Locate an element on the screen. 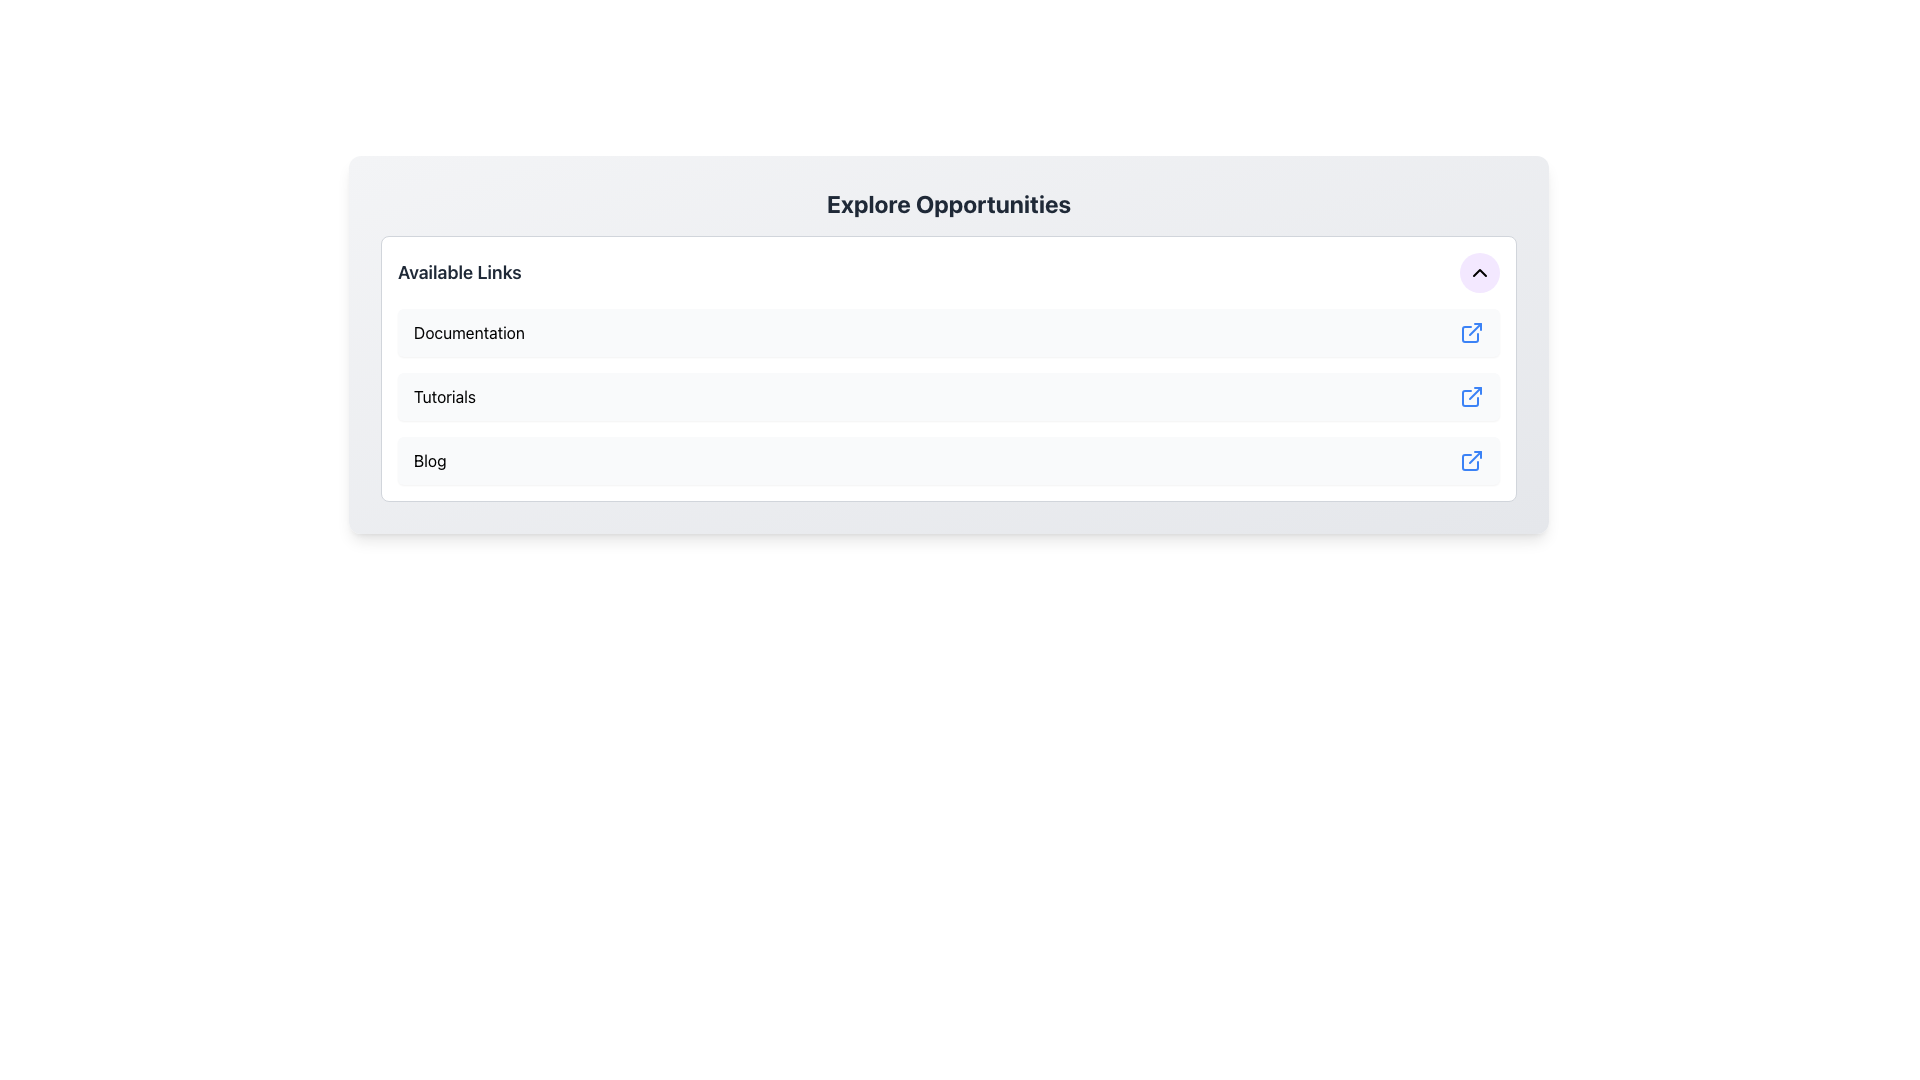 The height and width of the screenshot is (1080, 1920). the 'Blog' text label, which is the first item in the menu-like structure is located at coordinates (429, 461).